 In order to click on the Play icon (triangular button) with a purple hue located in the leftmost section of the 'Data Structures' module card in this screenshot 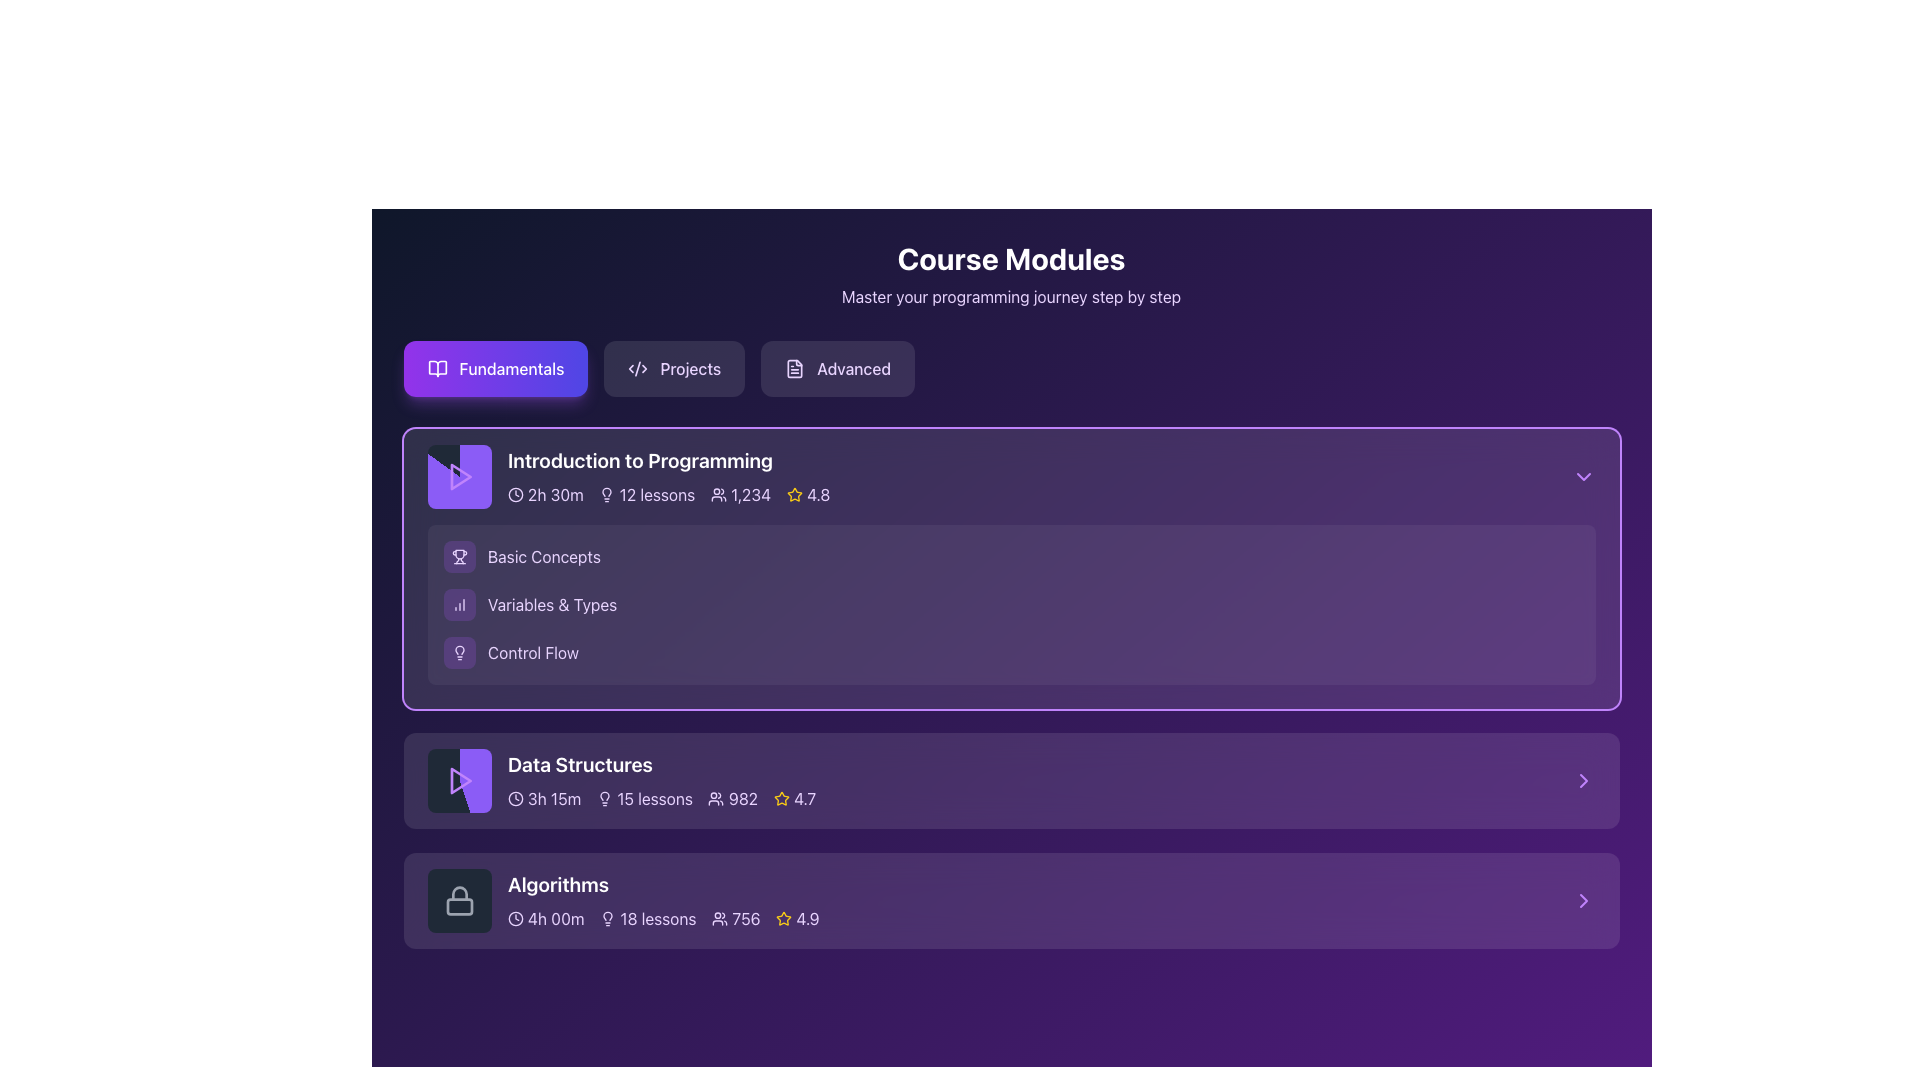, I will do `click(459, 779)`.